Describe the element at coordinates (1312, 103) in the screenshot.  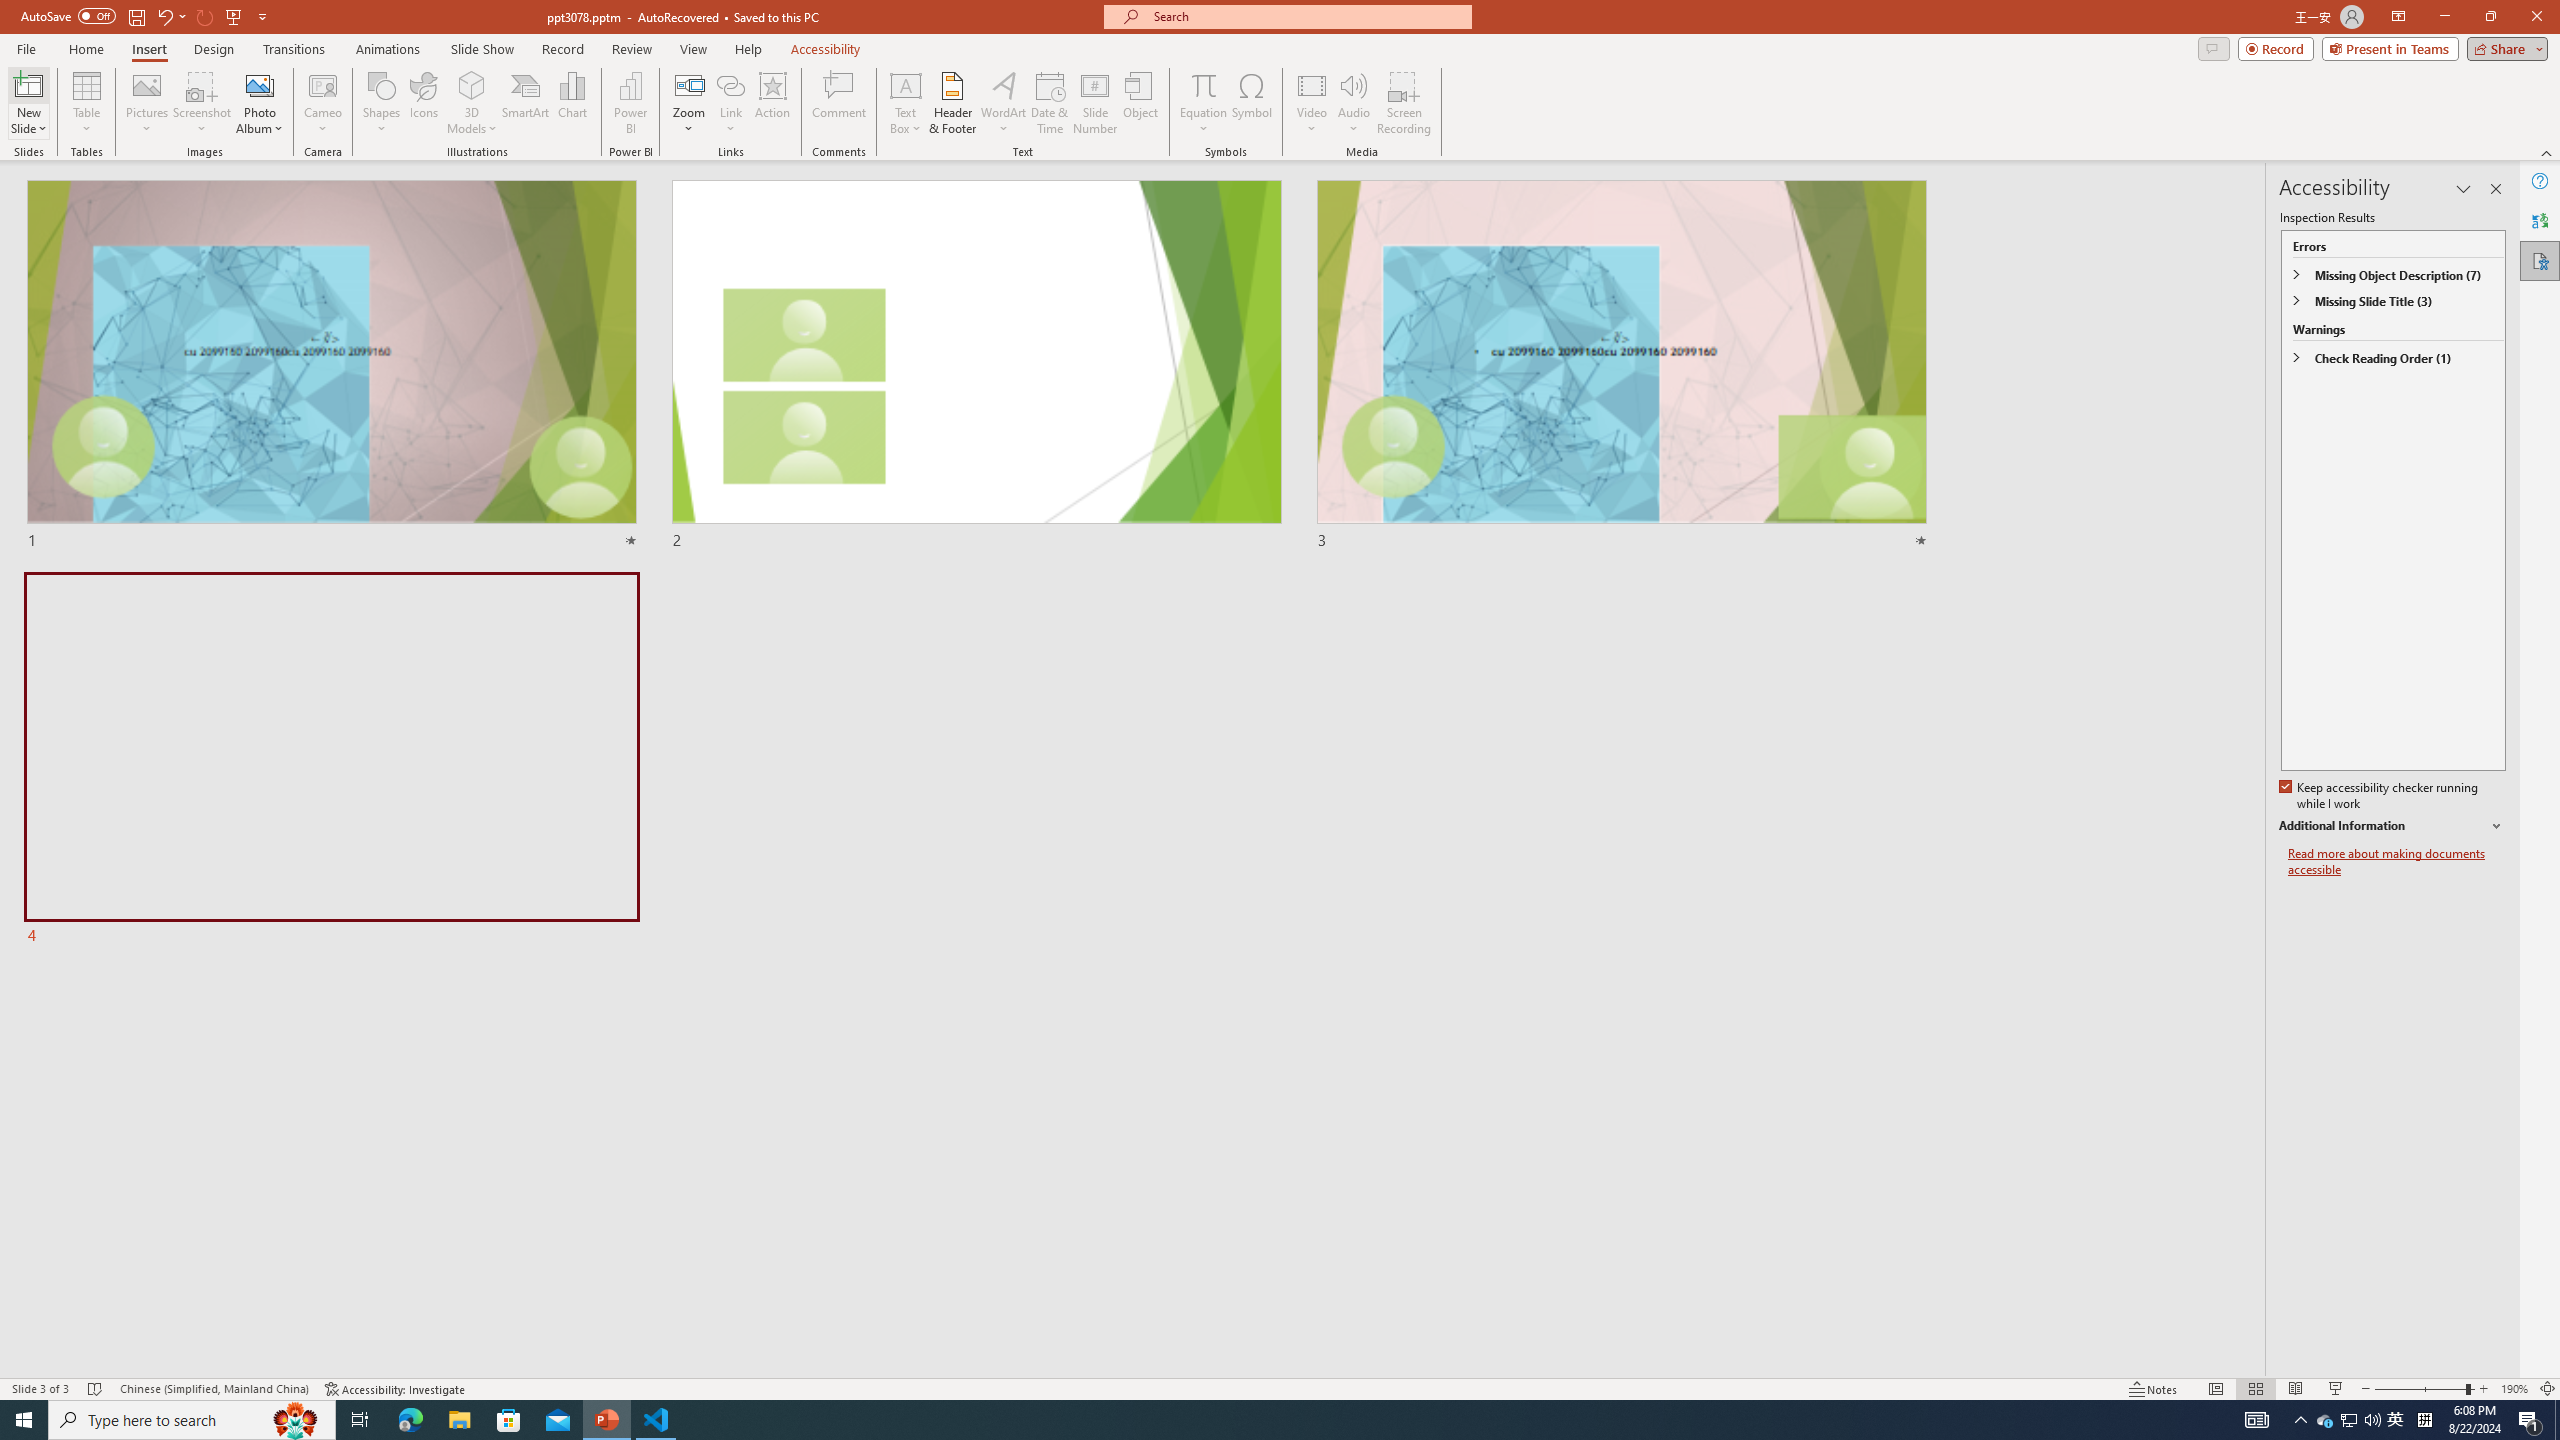
I see `'Video'` at that location.